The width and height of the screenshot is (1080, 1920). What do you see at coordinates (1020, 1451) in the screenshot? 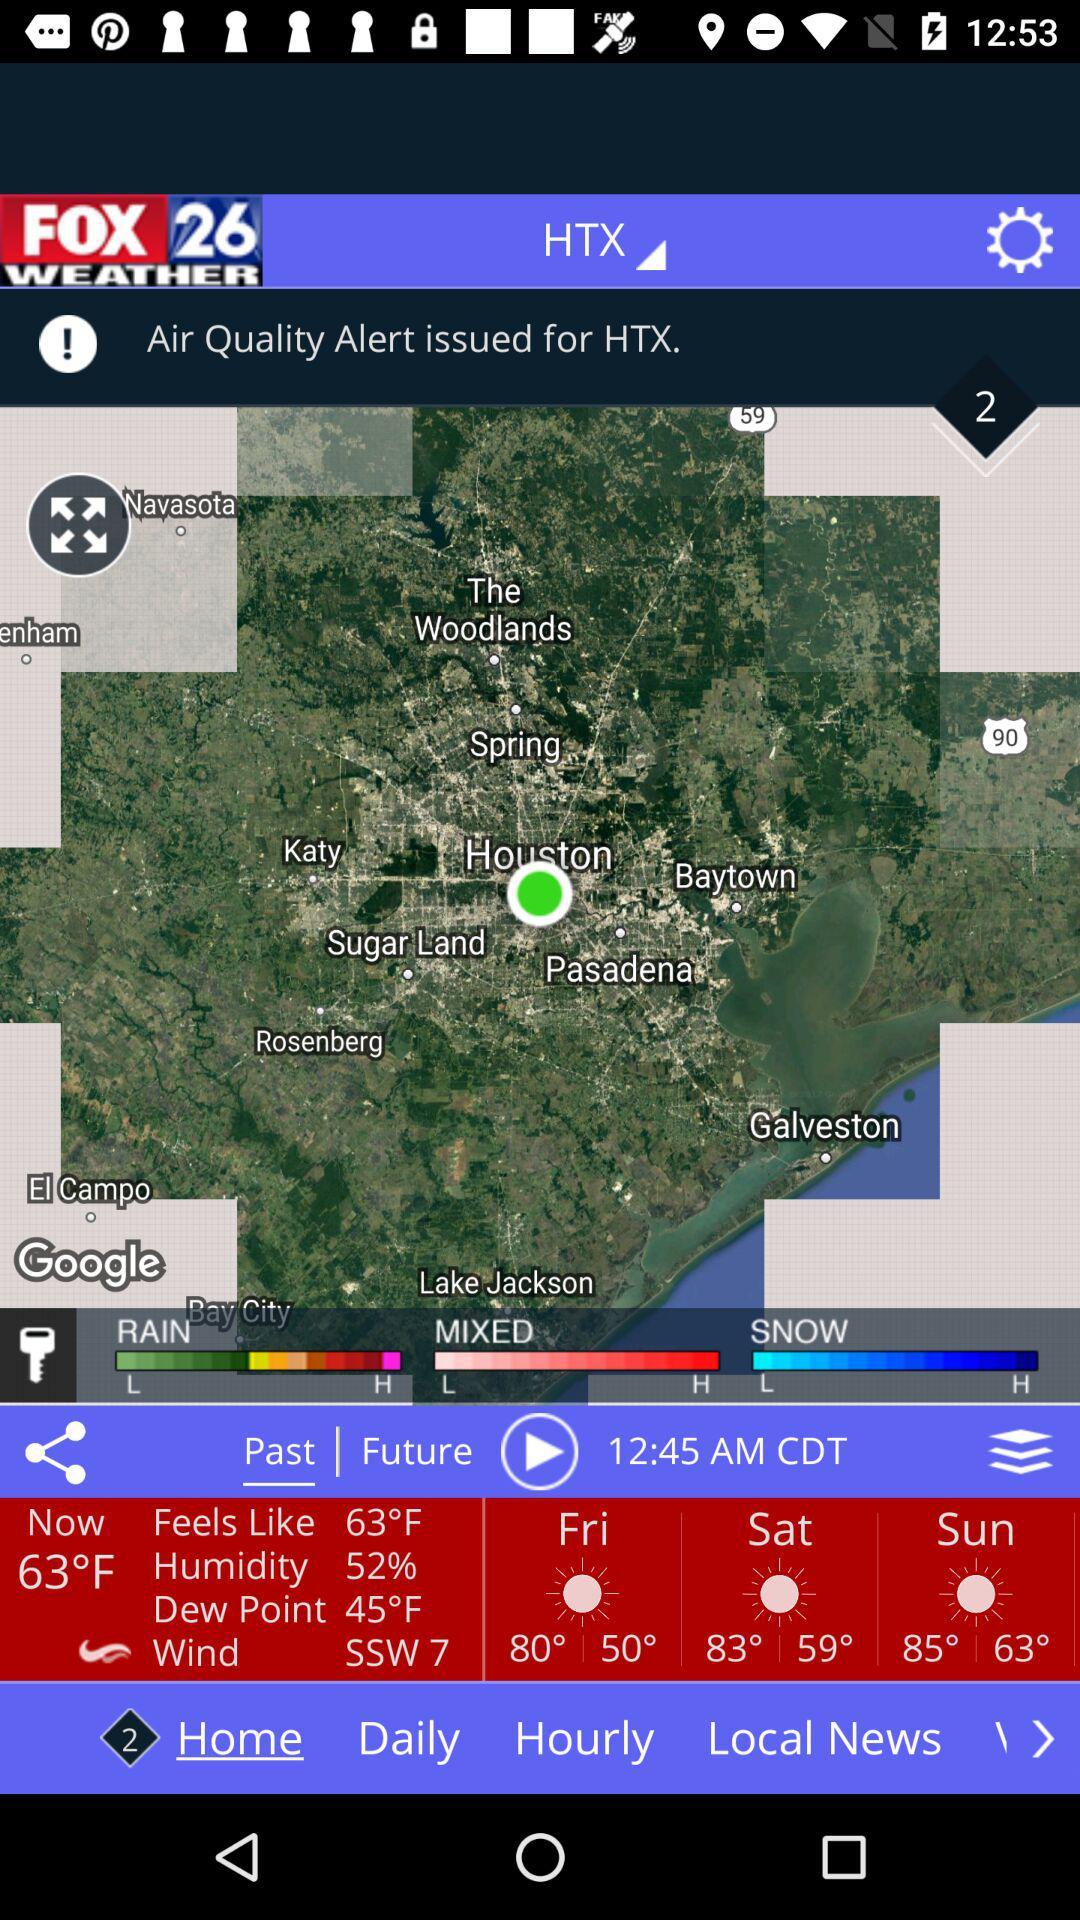
I see `item next to 12 45 am` at bounding box center [1020, 1451].